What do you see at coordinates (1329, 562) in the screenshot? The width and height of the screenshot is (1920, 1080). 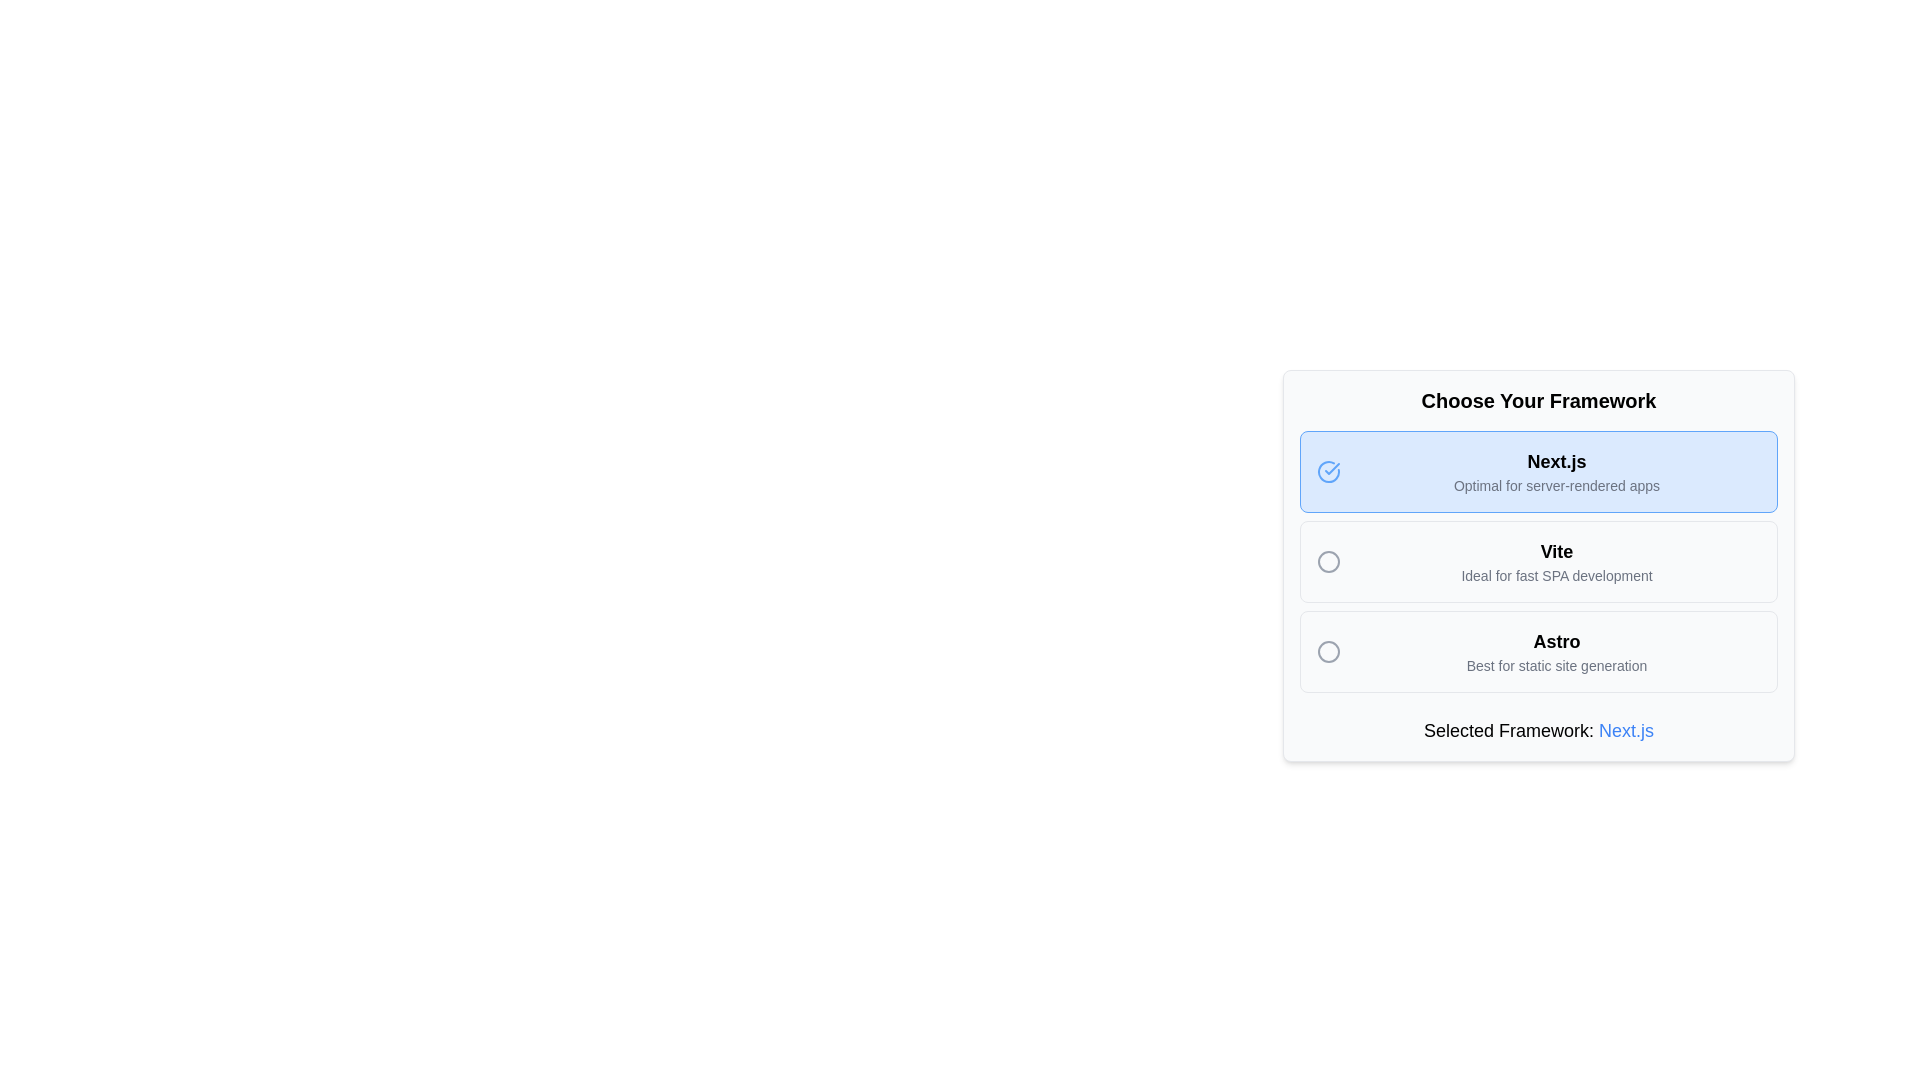 I see `the unselected radio button indicator for 'Vite' framework` at bounding box center [1329, 562].